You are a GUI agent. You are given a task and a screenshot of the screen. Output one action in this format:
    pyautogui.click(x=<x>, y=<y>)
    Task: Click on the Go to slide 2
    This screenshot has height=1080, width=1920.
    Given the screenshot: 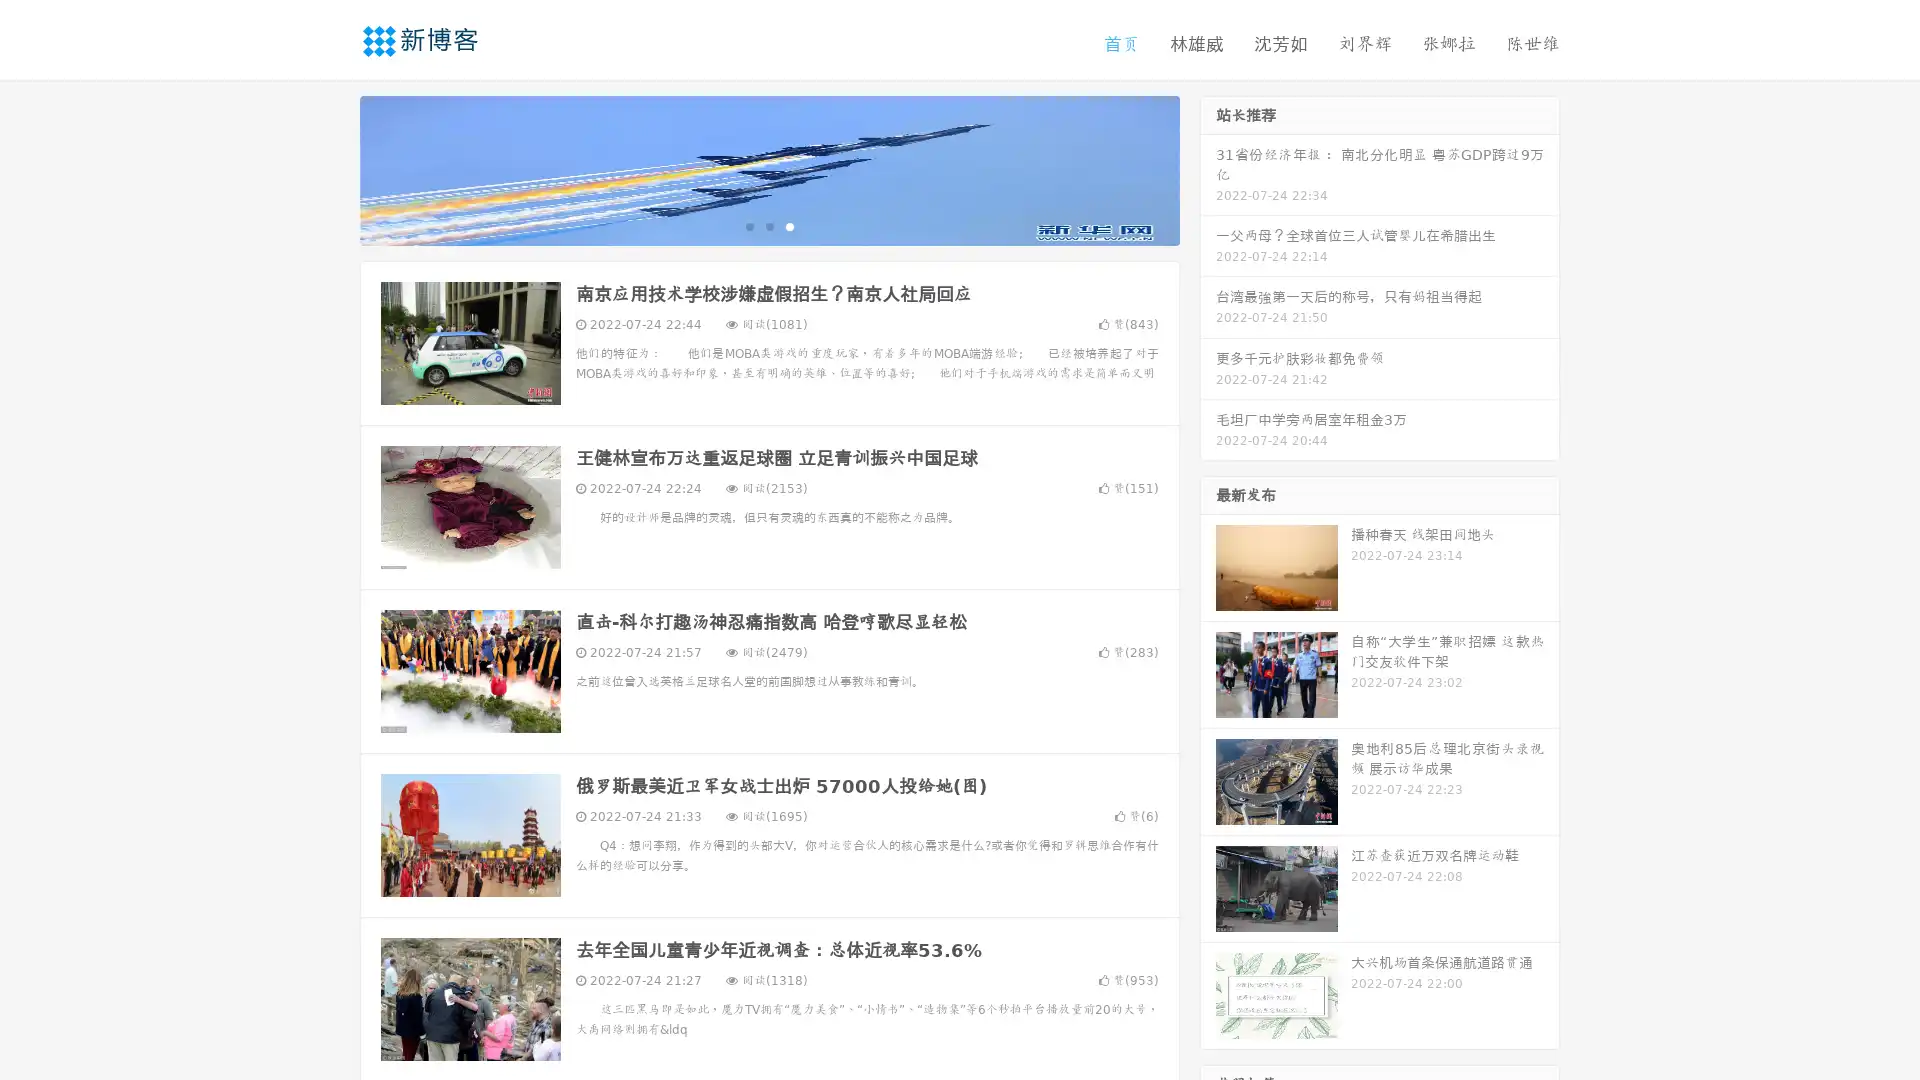 What is the action you would take?
    pyautogui.click(x=768, y=225)
    